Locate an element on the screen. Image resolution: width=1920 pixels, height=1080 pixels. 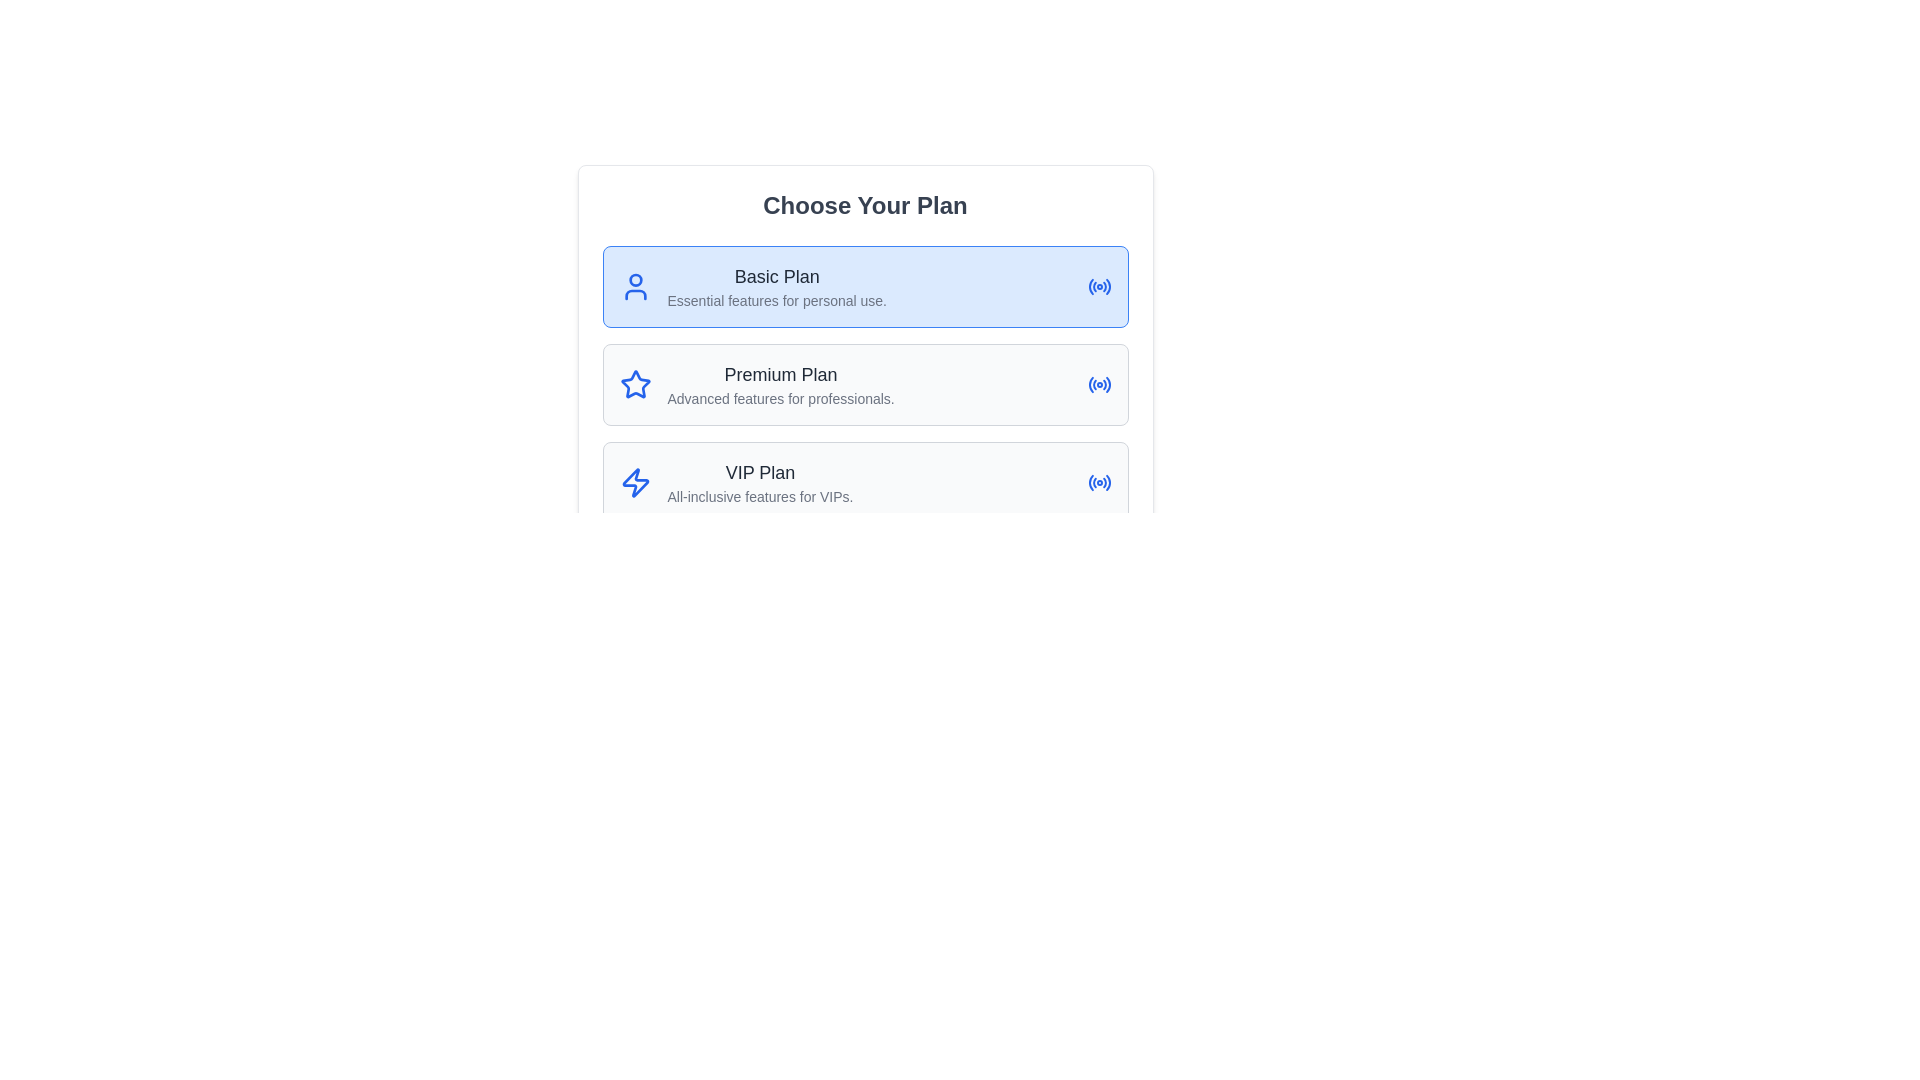
the 'Premium Plan' selectable option card to trigger styling changes, which is the second card in the vertically stacked list of subscription options is located at coordinates (865, 385).